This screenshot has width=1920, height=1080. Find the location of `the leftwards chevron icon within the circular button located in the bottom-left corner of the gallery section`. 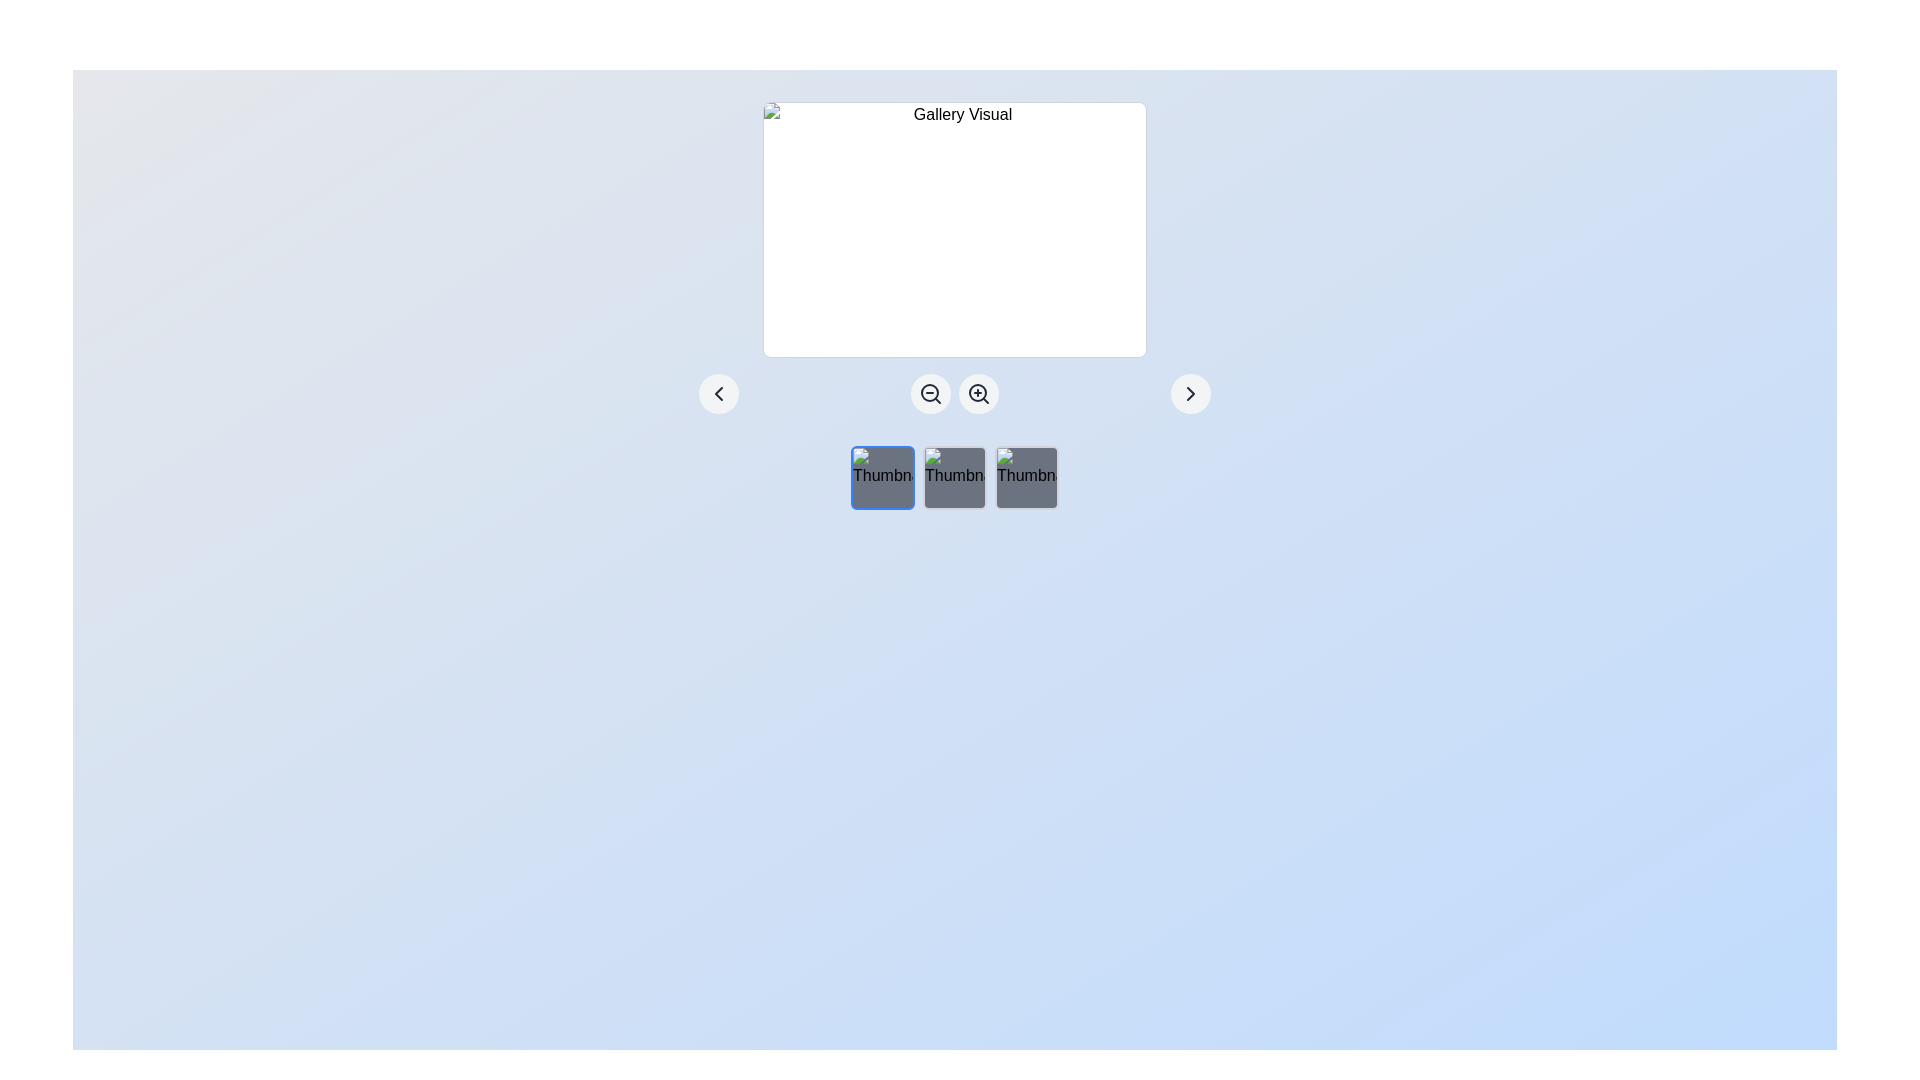

the leftwards chevron icon within the circular button located in the bottom-left corner of the gallery section is located at coordinates (719, 393).